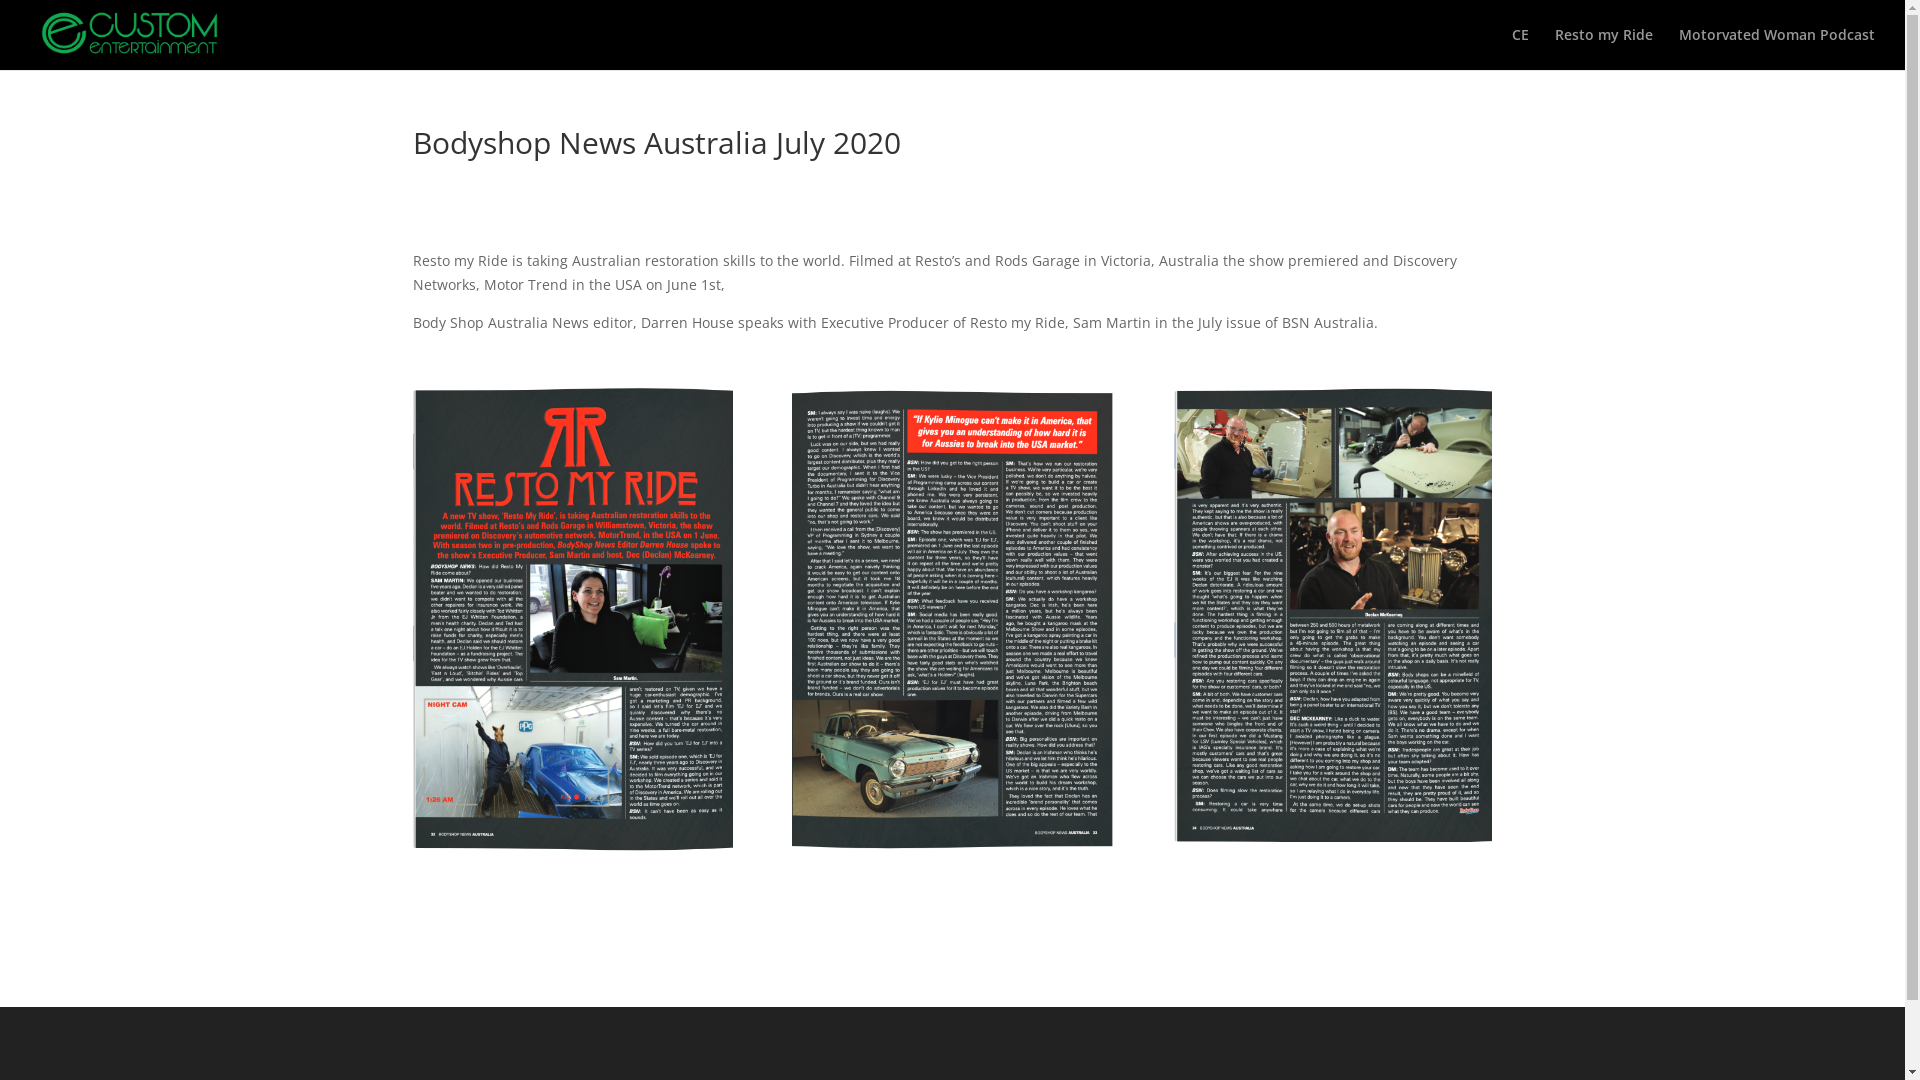  Describe the element at coordinates (1776, 48) in the screenshot. I see `'Motorvated Woman Podcast'` at that location.